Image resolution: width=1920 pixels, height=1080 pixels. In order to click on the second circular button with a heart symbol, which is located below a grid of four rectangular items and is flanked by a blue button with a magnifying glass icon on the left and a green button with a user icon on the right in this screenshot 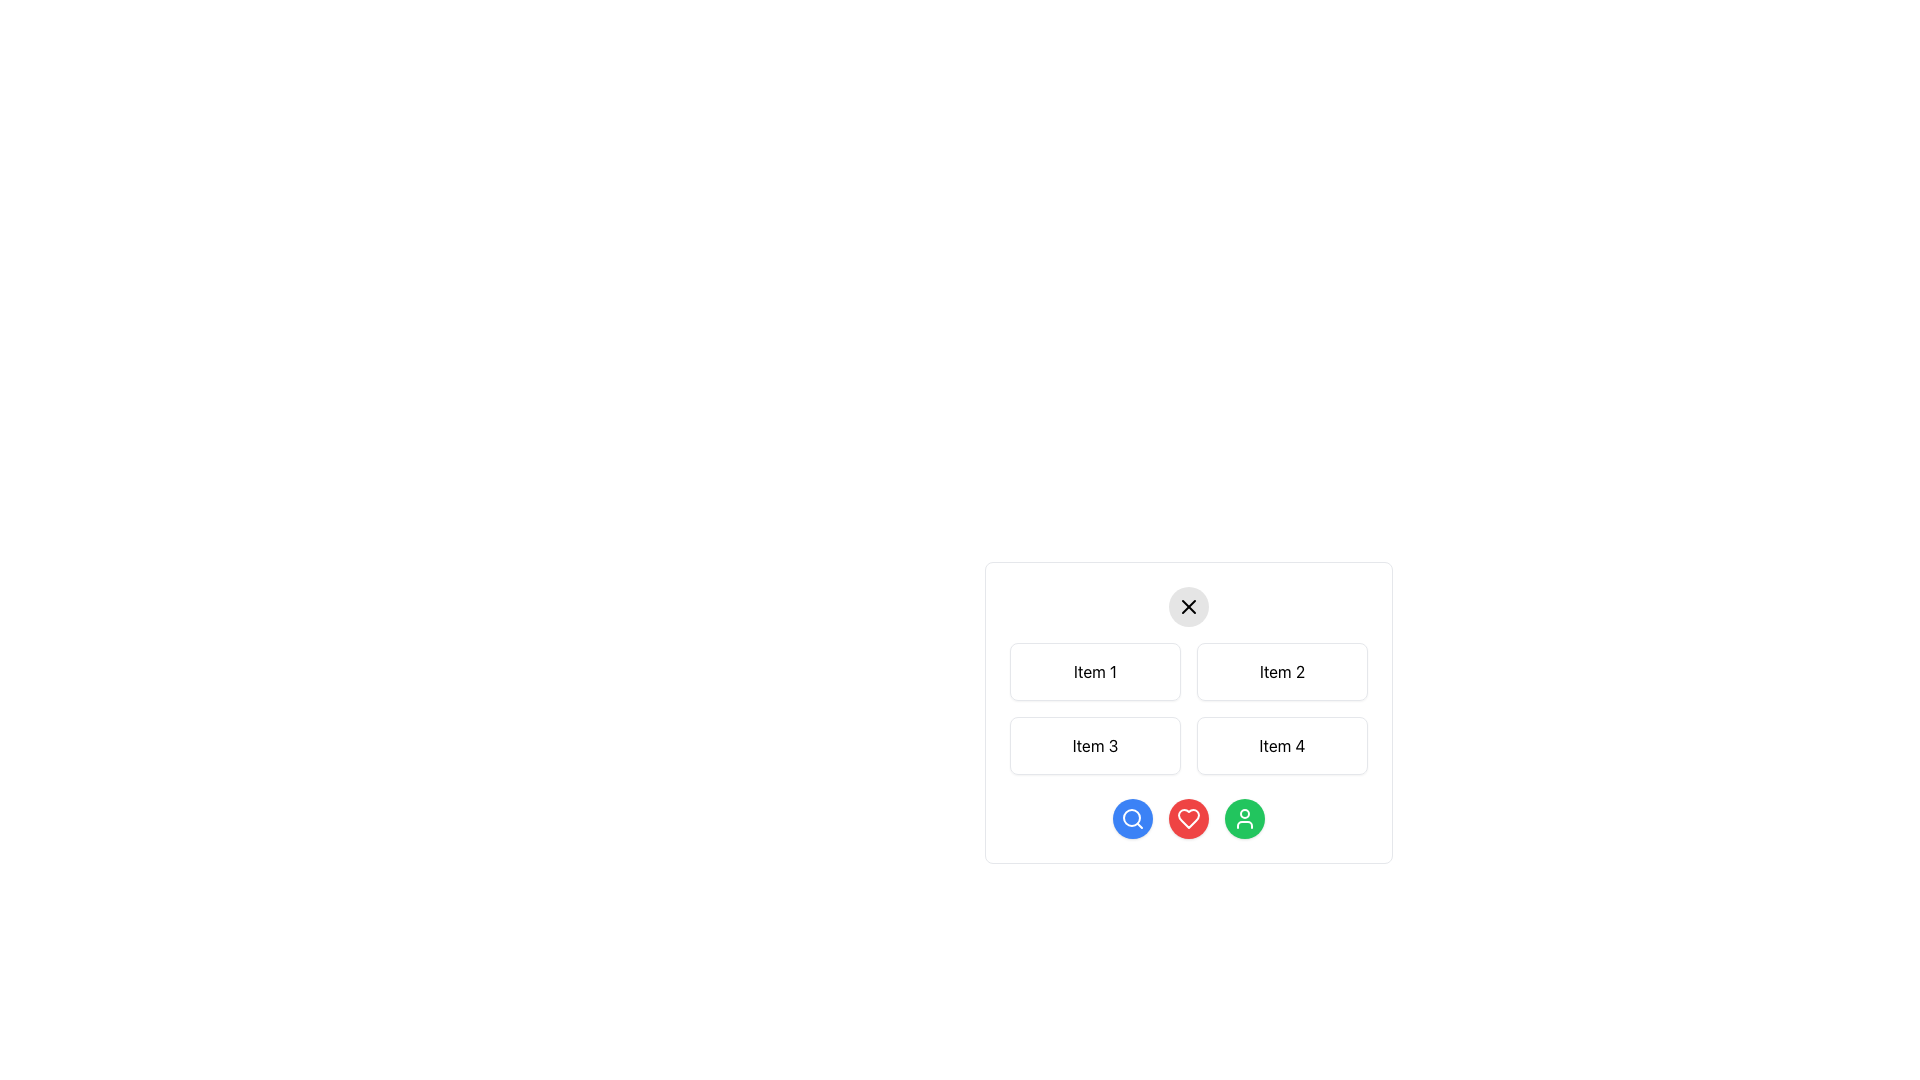, I will do `click(1189, 818)`.